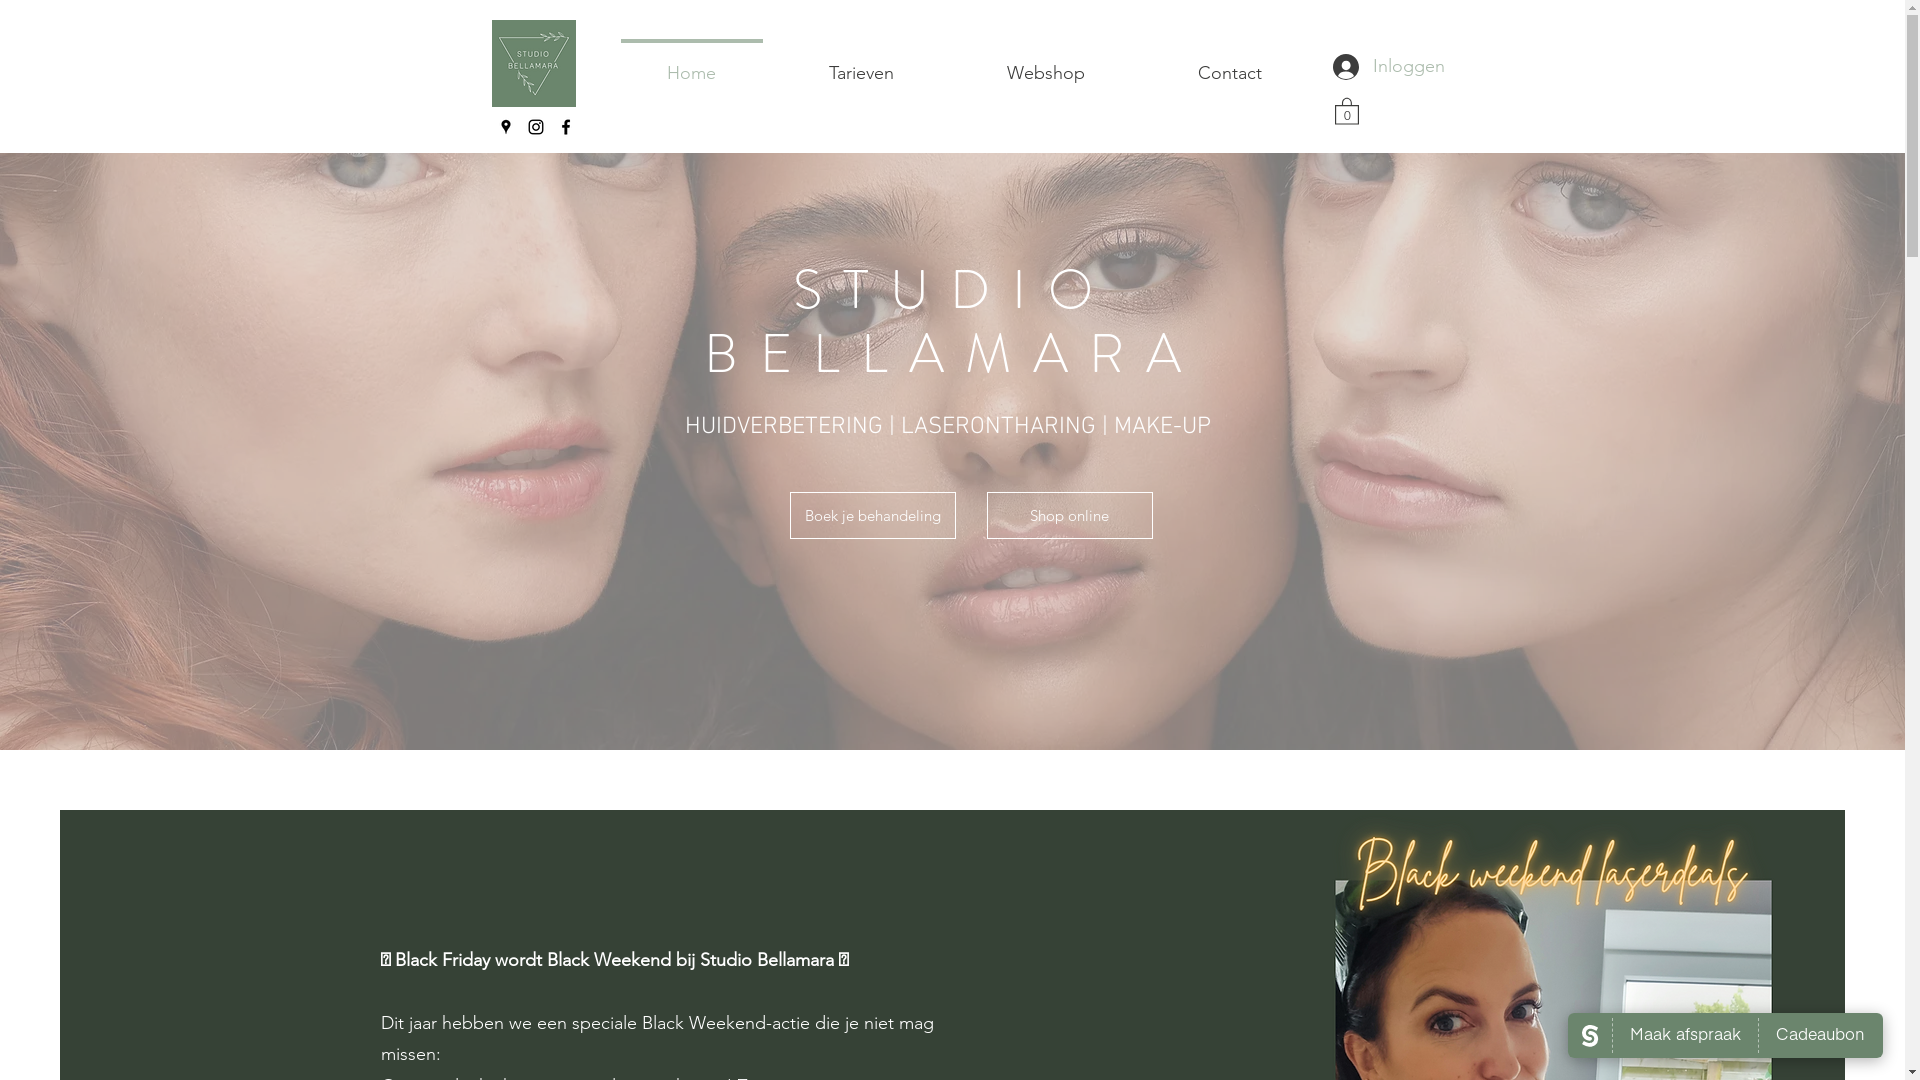  I want to click on 'Inloggen', so click(1358, 65).